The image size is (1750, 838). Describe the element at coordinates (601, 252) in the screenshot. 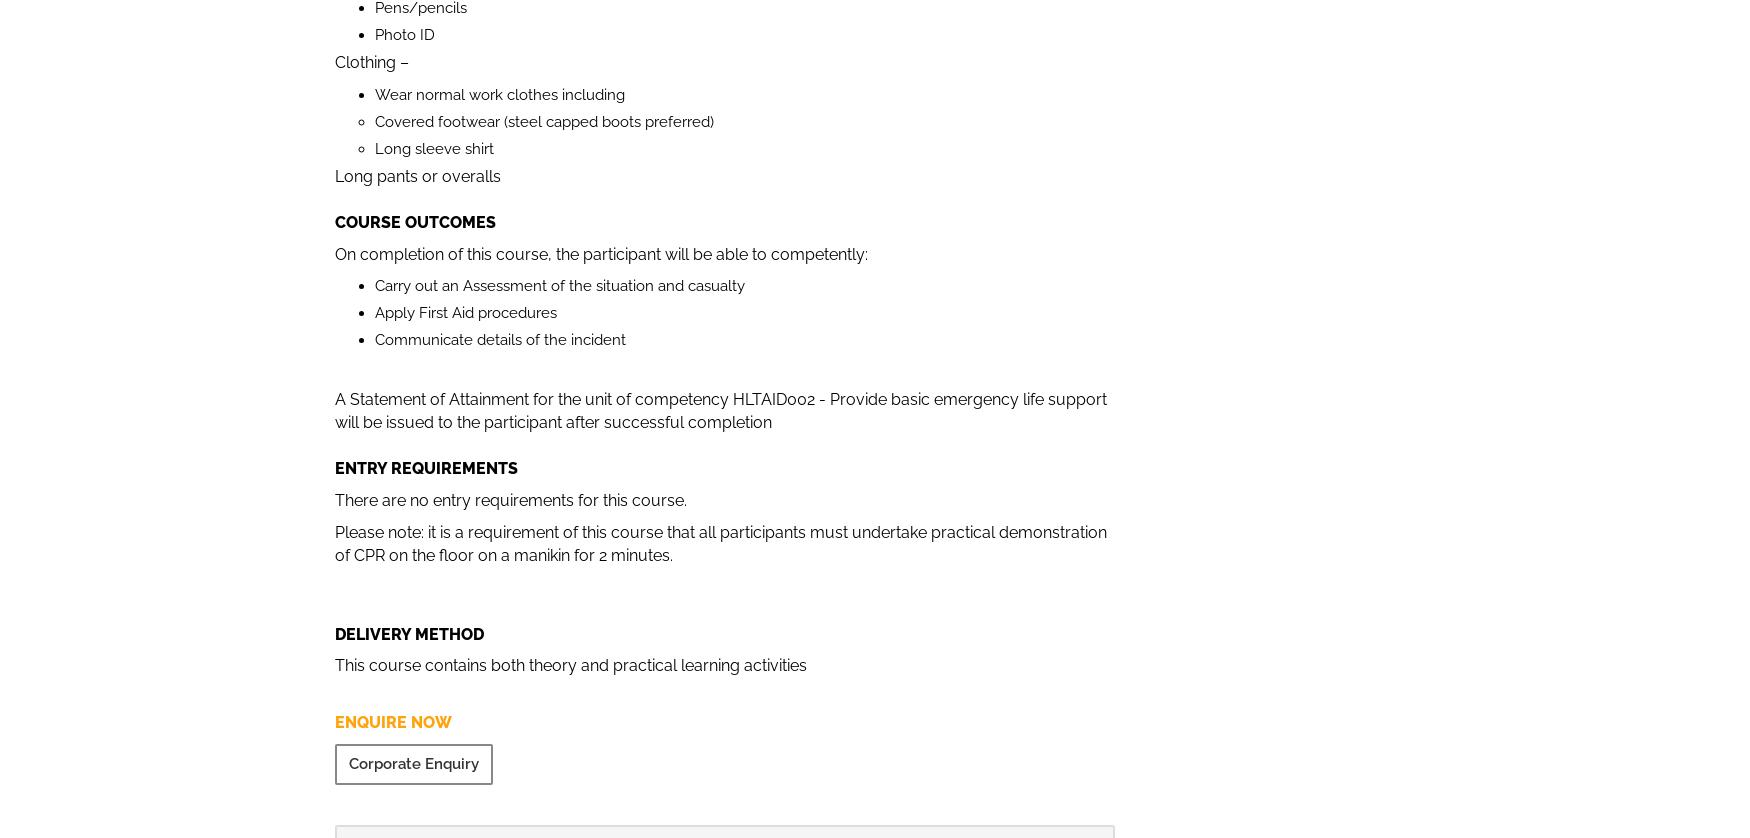

I see `'On completion of this course, the participant will be able to competently:'` at that location.